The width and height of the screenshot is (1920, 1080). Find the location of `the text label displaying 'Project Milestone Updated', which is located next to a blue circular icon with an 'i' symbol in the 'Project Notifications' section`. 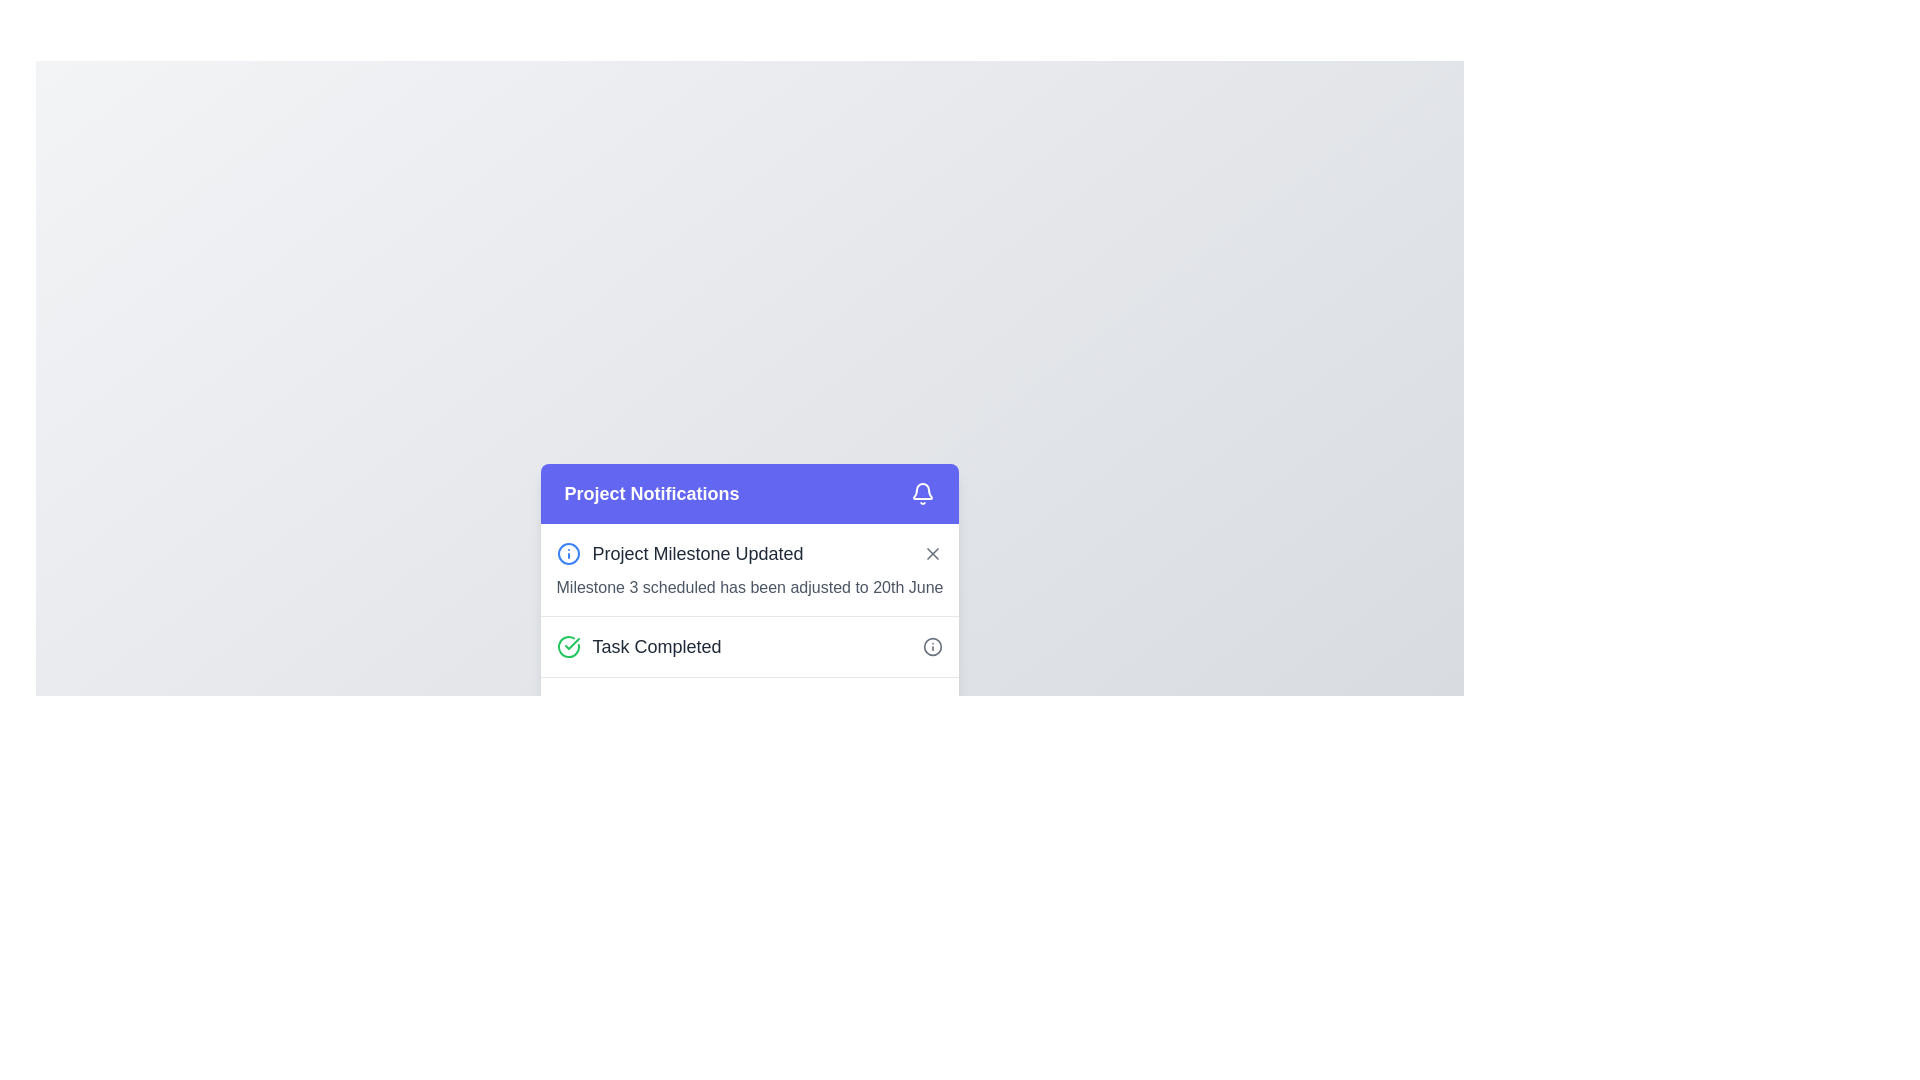

the text label displaying 'Project Milestone Updated', which is located next to a blue circular icon with an 'i' symbol in the 'Project Notifications' section is located at coordinates (698, 554).